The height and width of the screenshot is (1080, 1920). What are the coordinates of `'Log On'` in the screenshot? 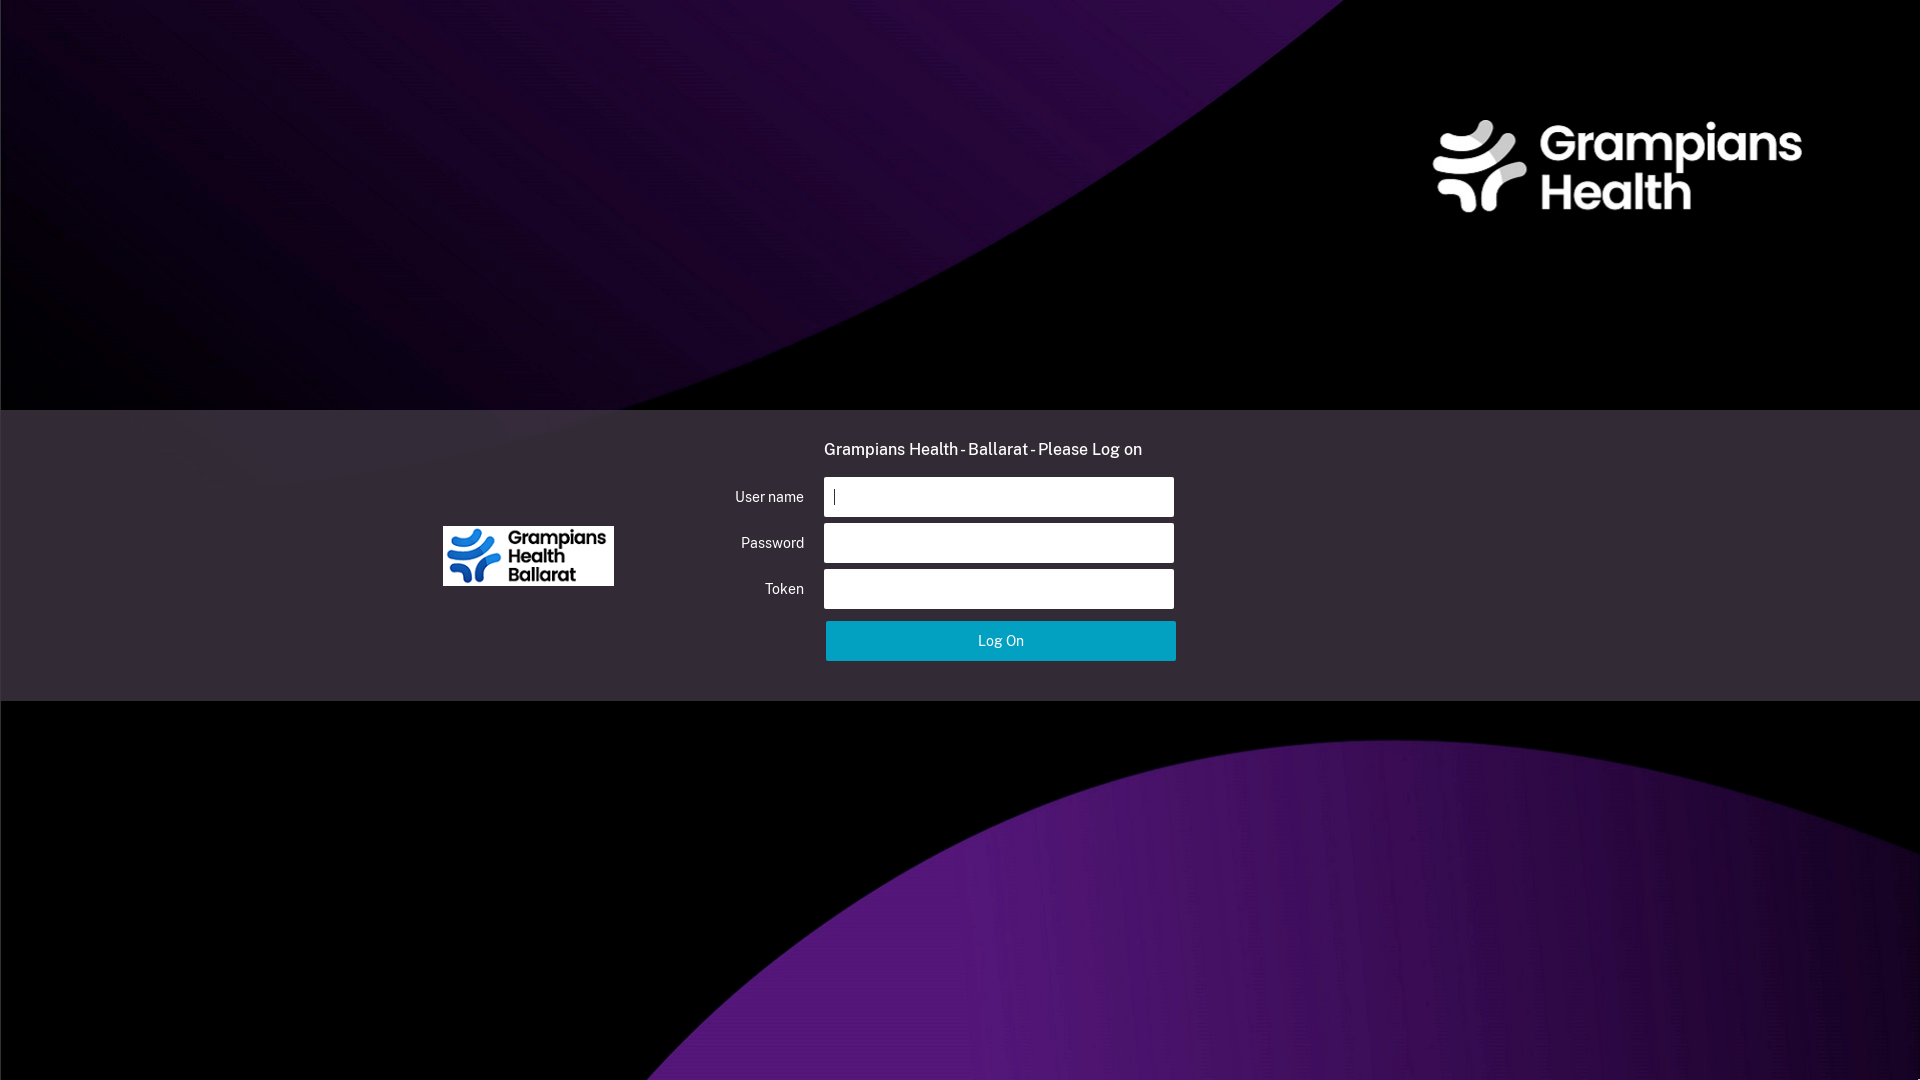 It's located at (1001, 640).